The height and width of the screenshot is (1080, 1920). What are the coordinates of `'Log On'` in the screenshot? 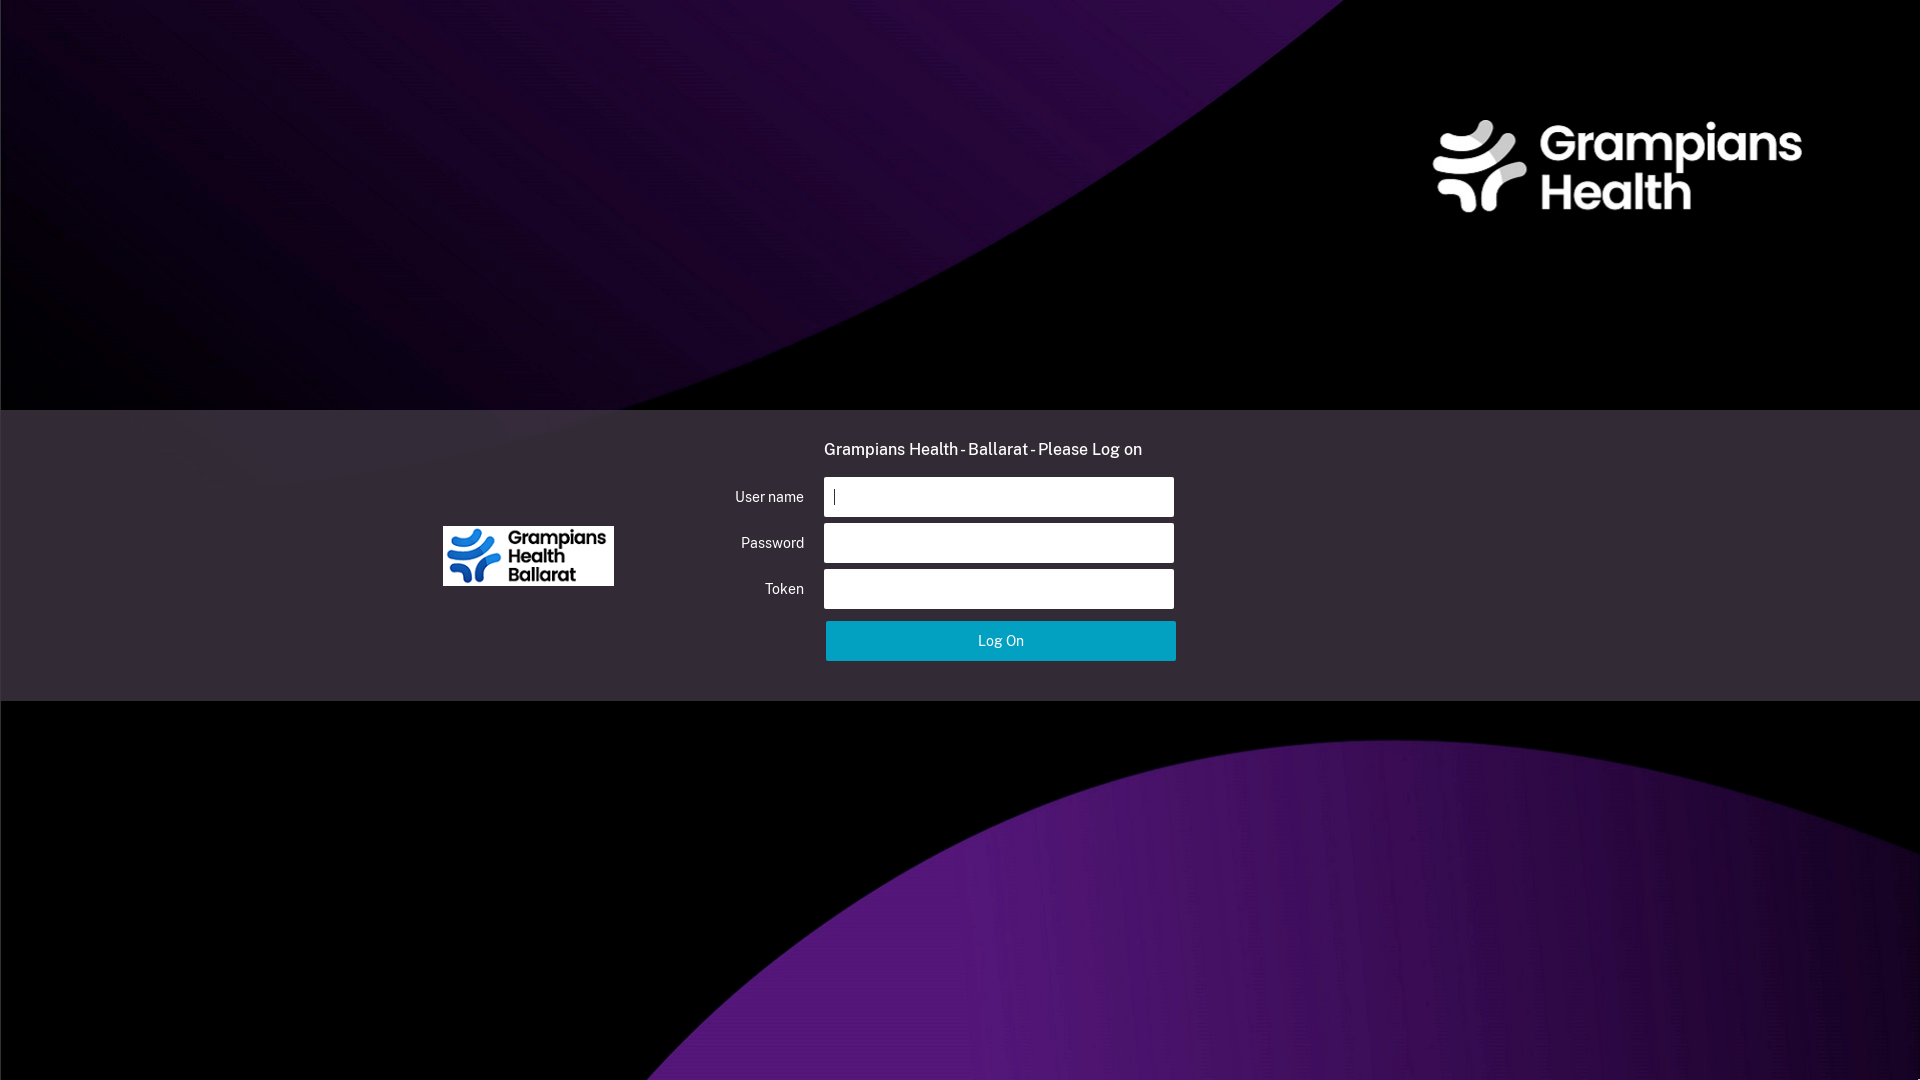 It's located at (1001, 640).